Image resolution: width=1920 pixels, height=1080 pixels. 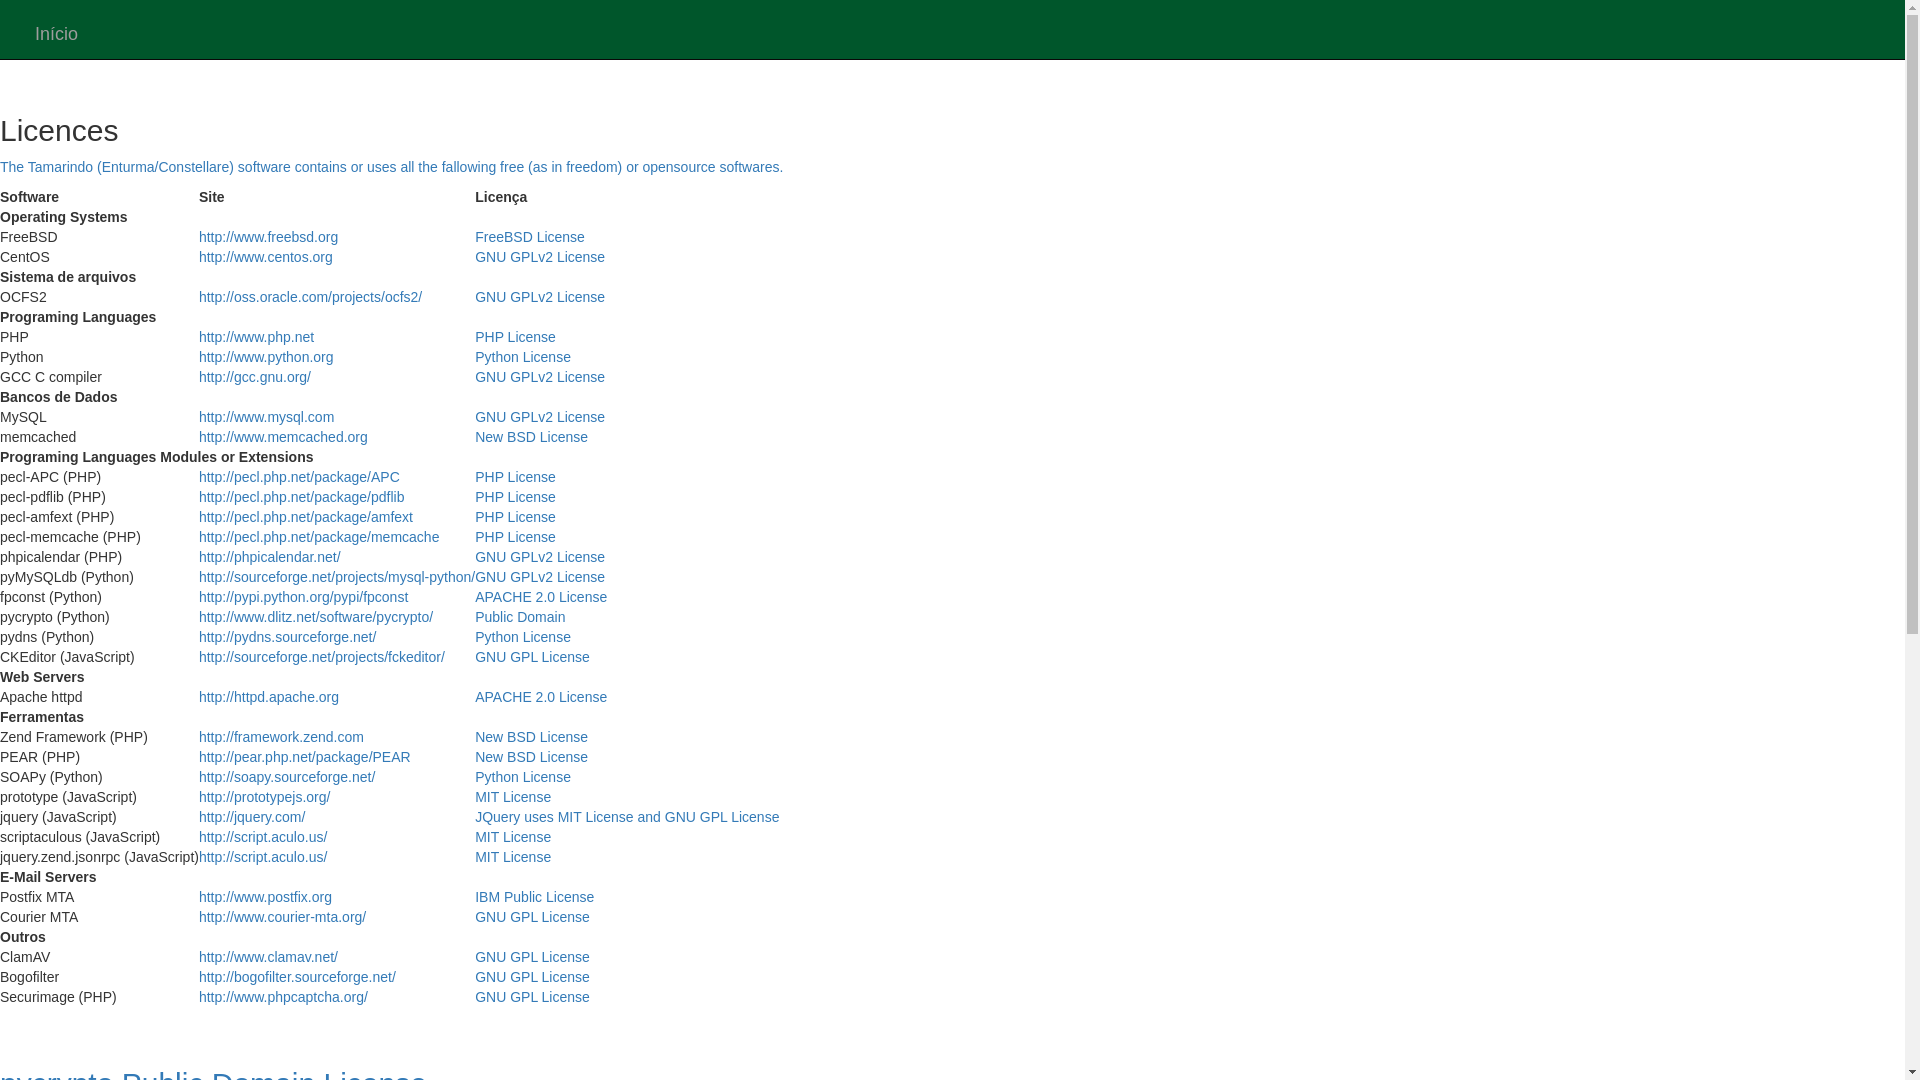 I want to click on 'http://www.courier-mta.org/', so click(x=281, y=917).